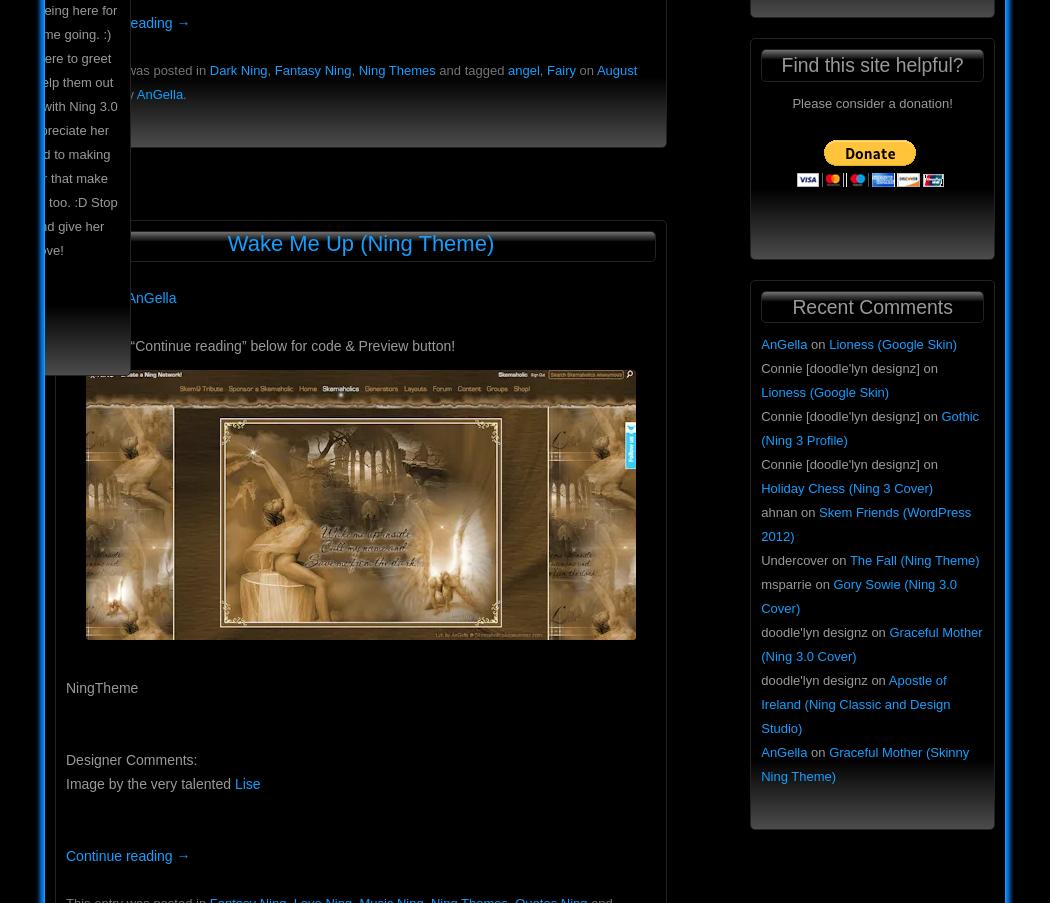 The width and height of the screenshot is (1050, 903). Describe the element at coordinates (847, 488) in the screenshot. I see `'Holiday Chess (Ning 3 Cover)'` at that location.